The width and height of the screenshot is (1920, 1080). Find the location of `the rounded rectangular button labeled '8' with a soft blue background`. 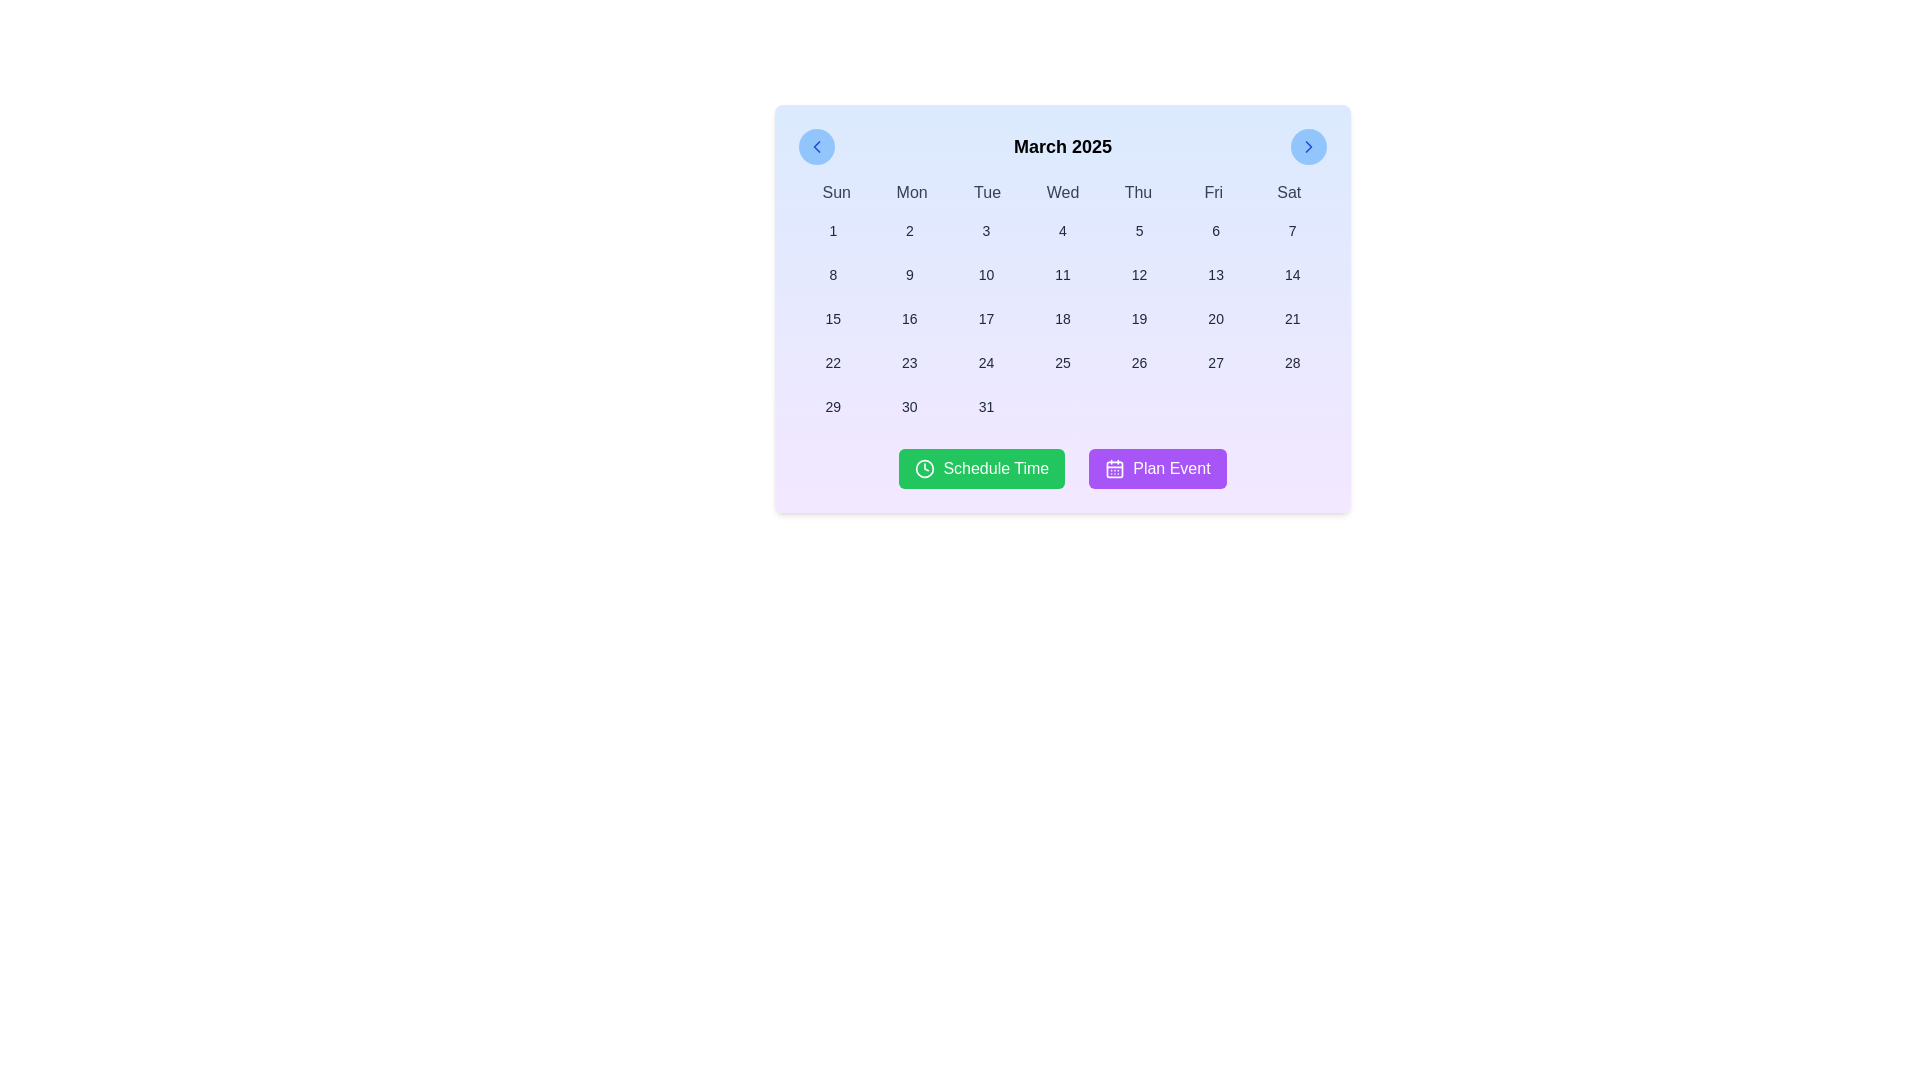

the rounded rectangular button labeled '8' with a soft blue background is located at coordinates (833, 274).